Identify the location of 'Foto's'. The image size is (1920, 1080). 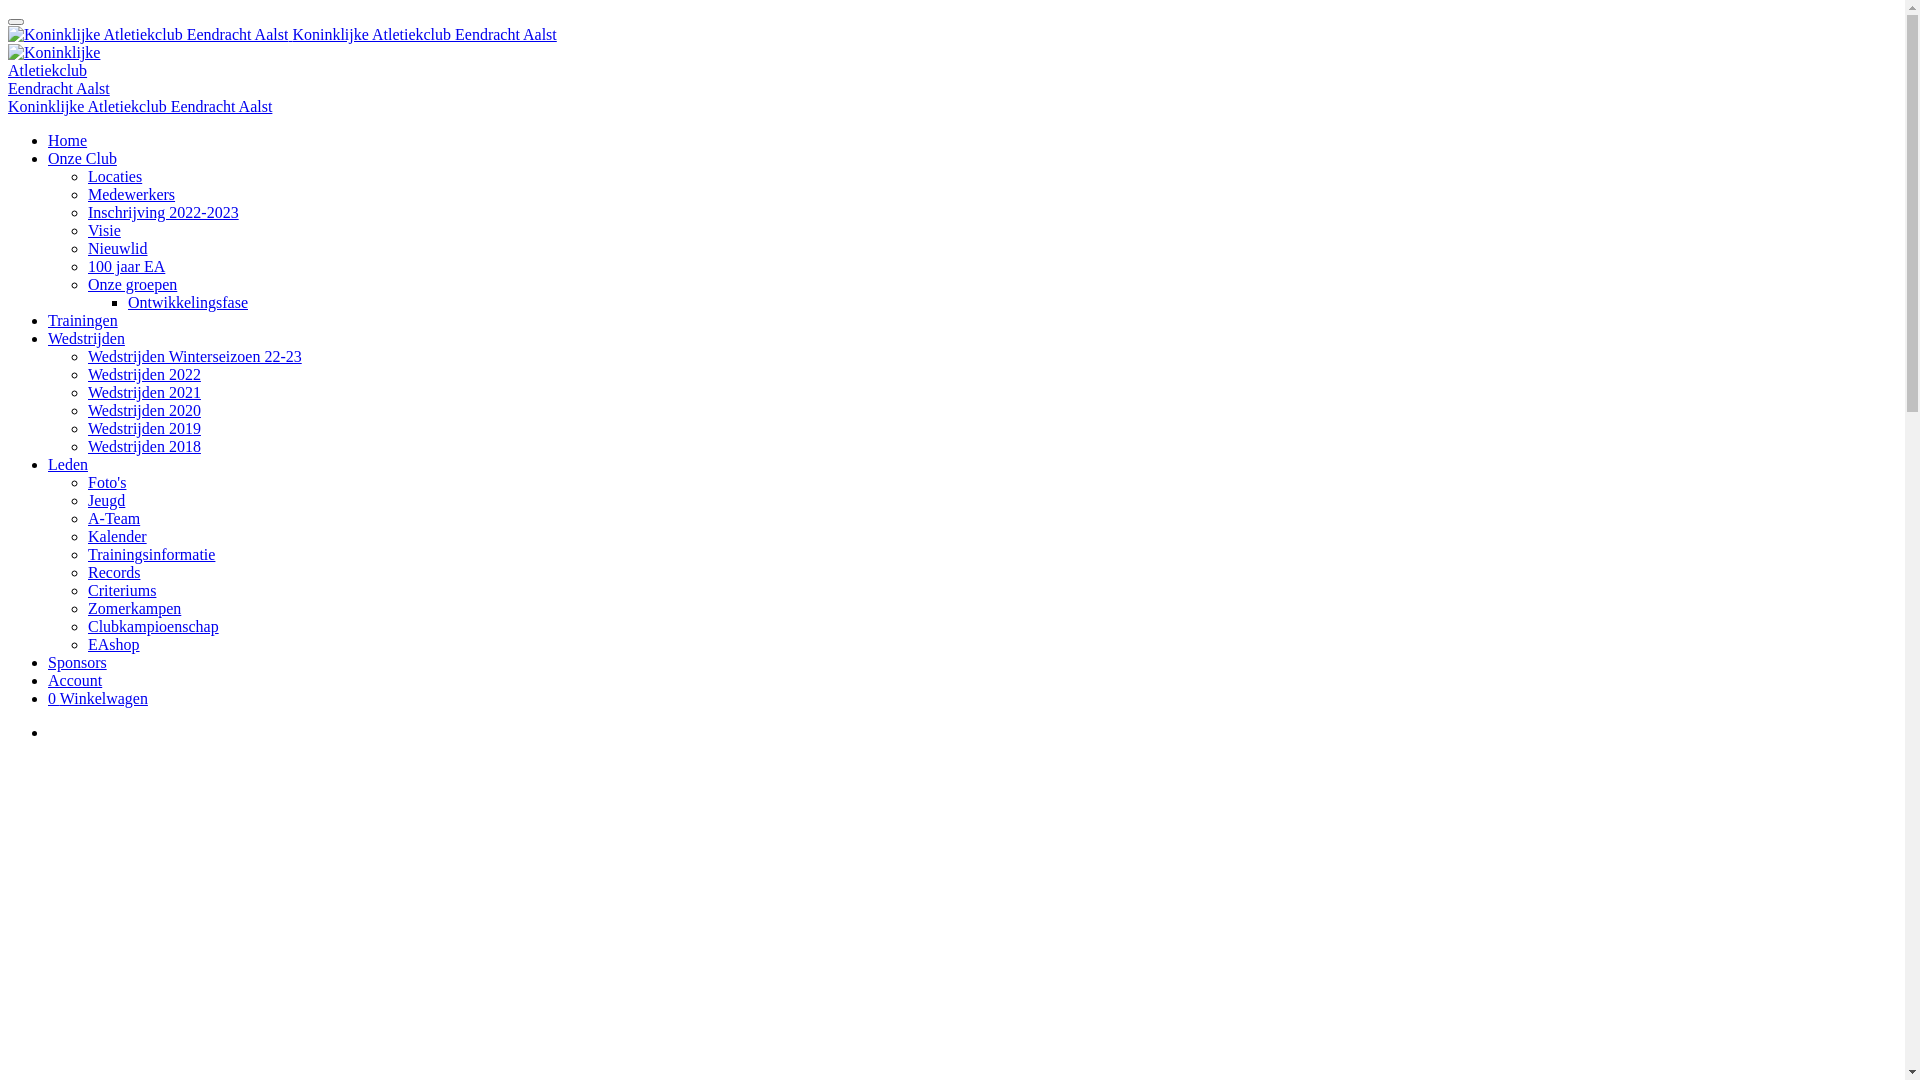
(105, 482).